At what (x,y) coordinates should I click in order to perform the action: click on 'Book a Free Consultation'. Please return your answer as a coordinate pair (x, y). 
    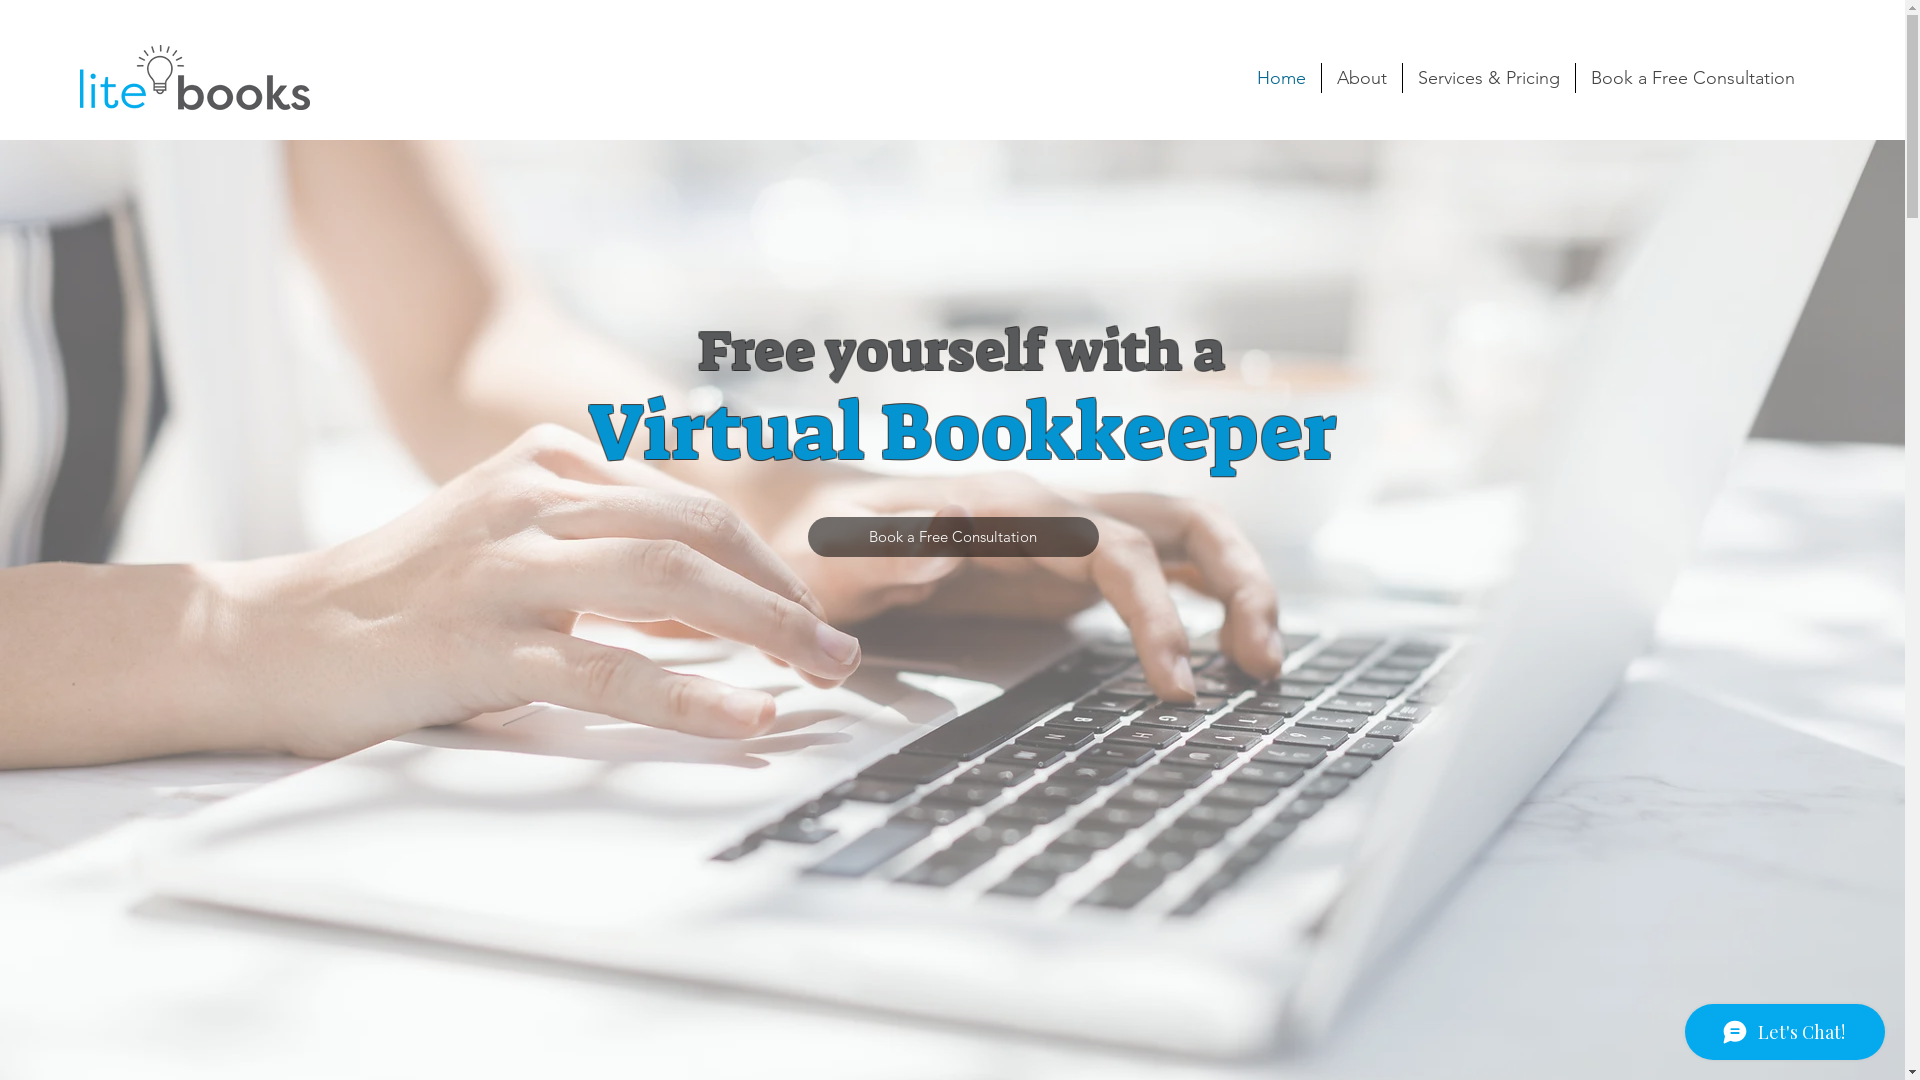
    Looking at the image, I should click on (952, 535).